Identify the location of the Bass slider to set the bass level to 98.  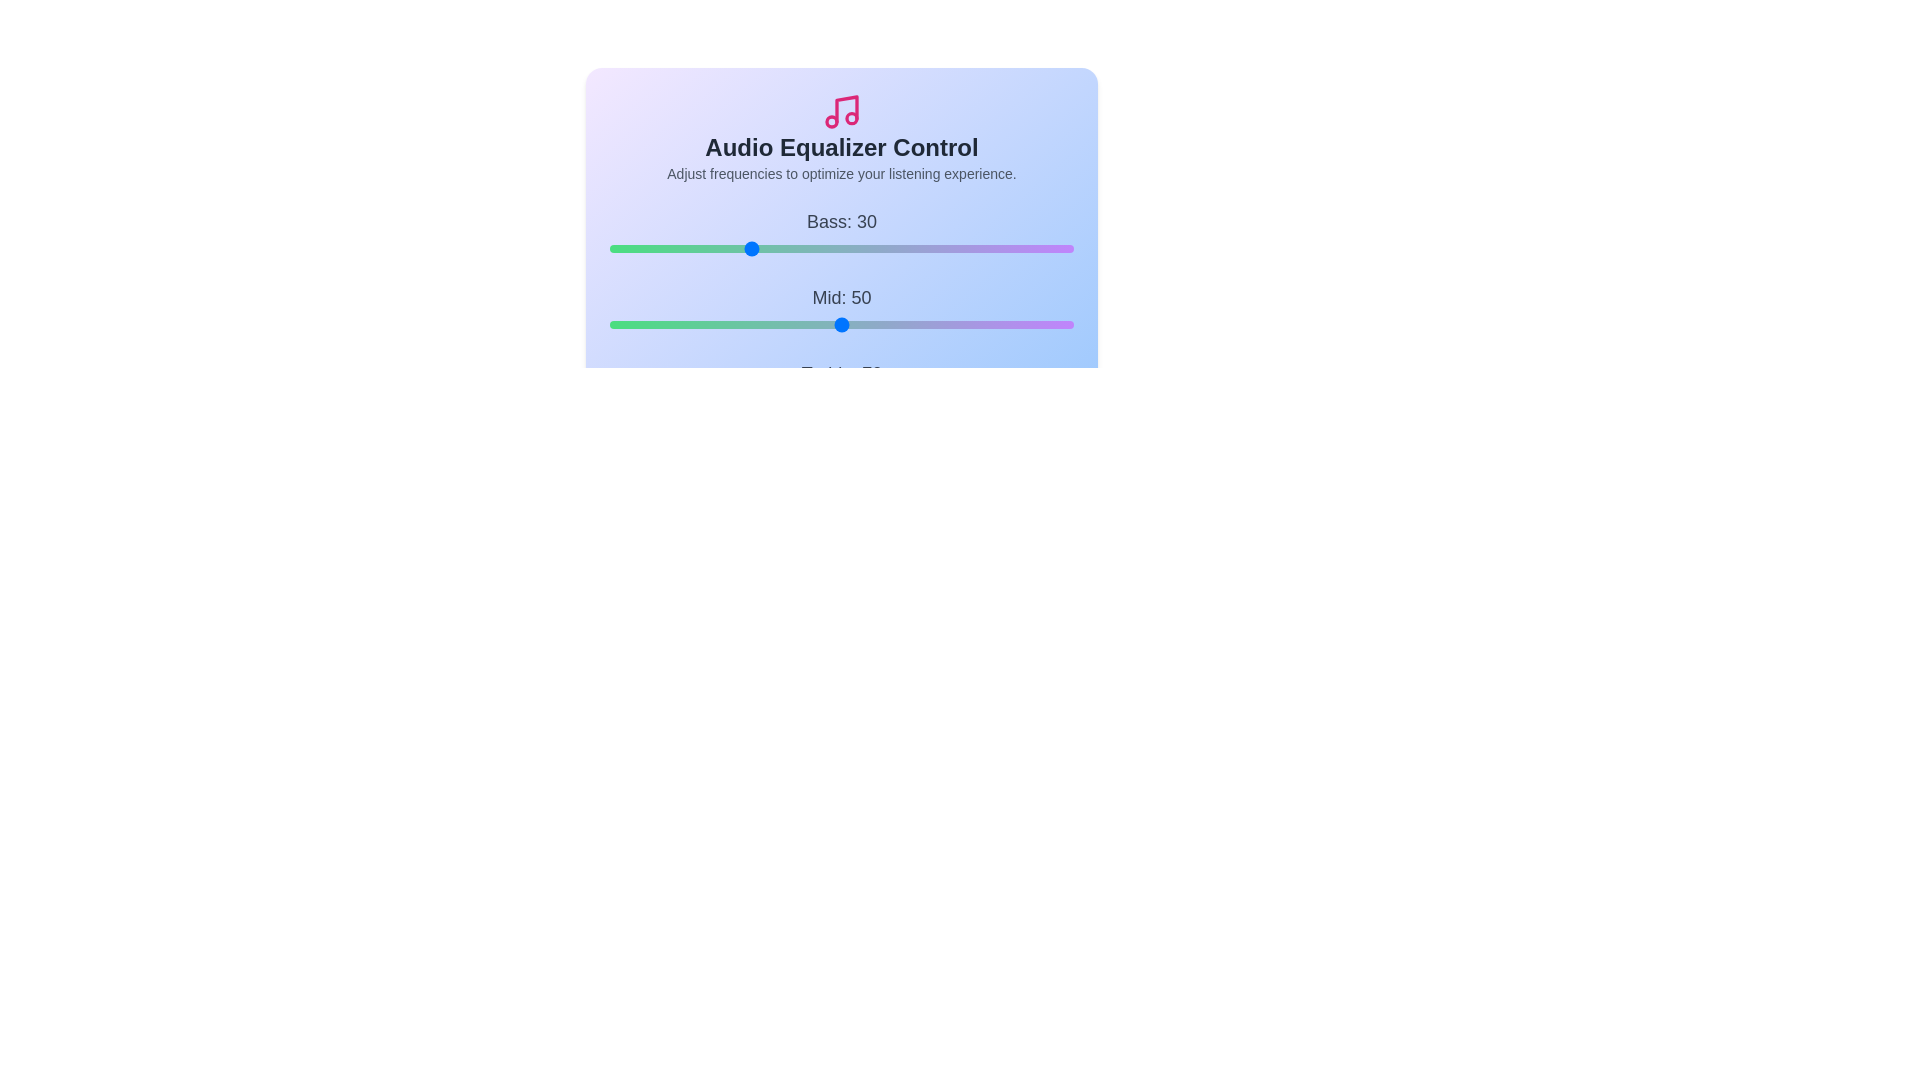
(1063, 248).